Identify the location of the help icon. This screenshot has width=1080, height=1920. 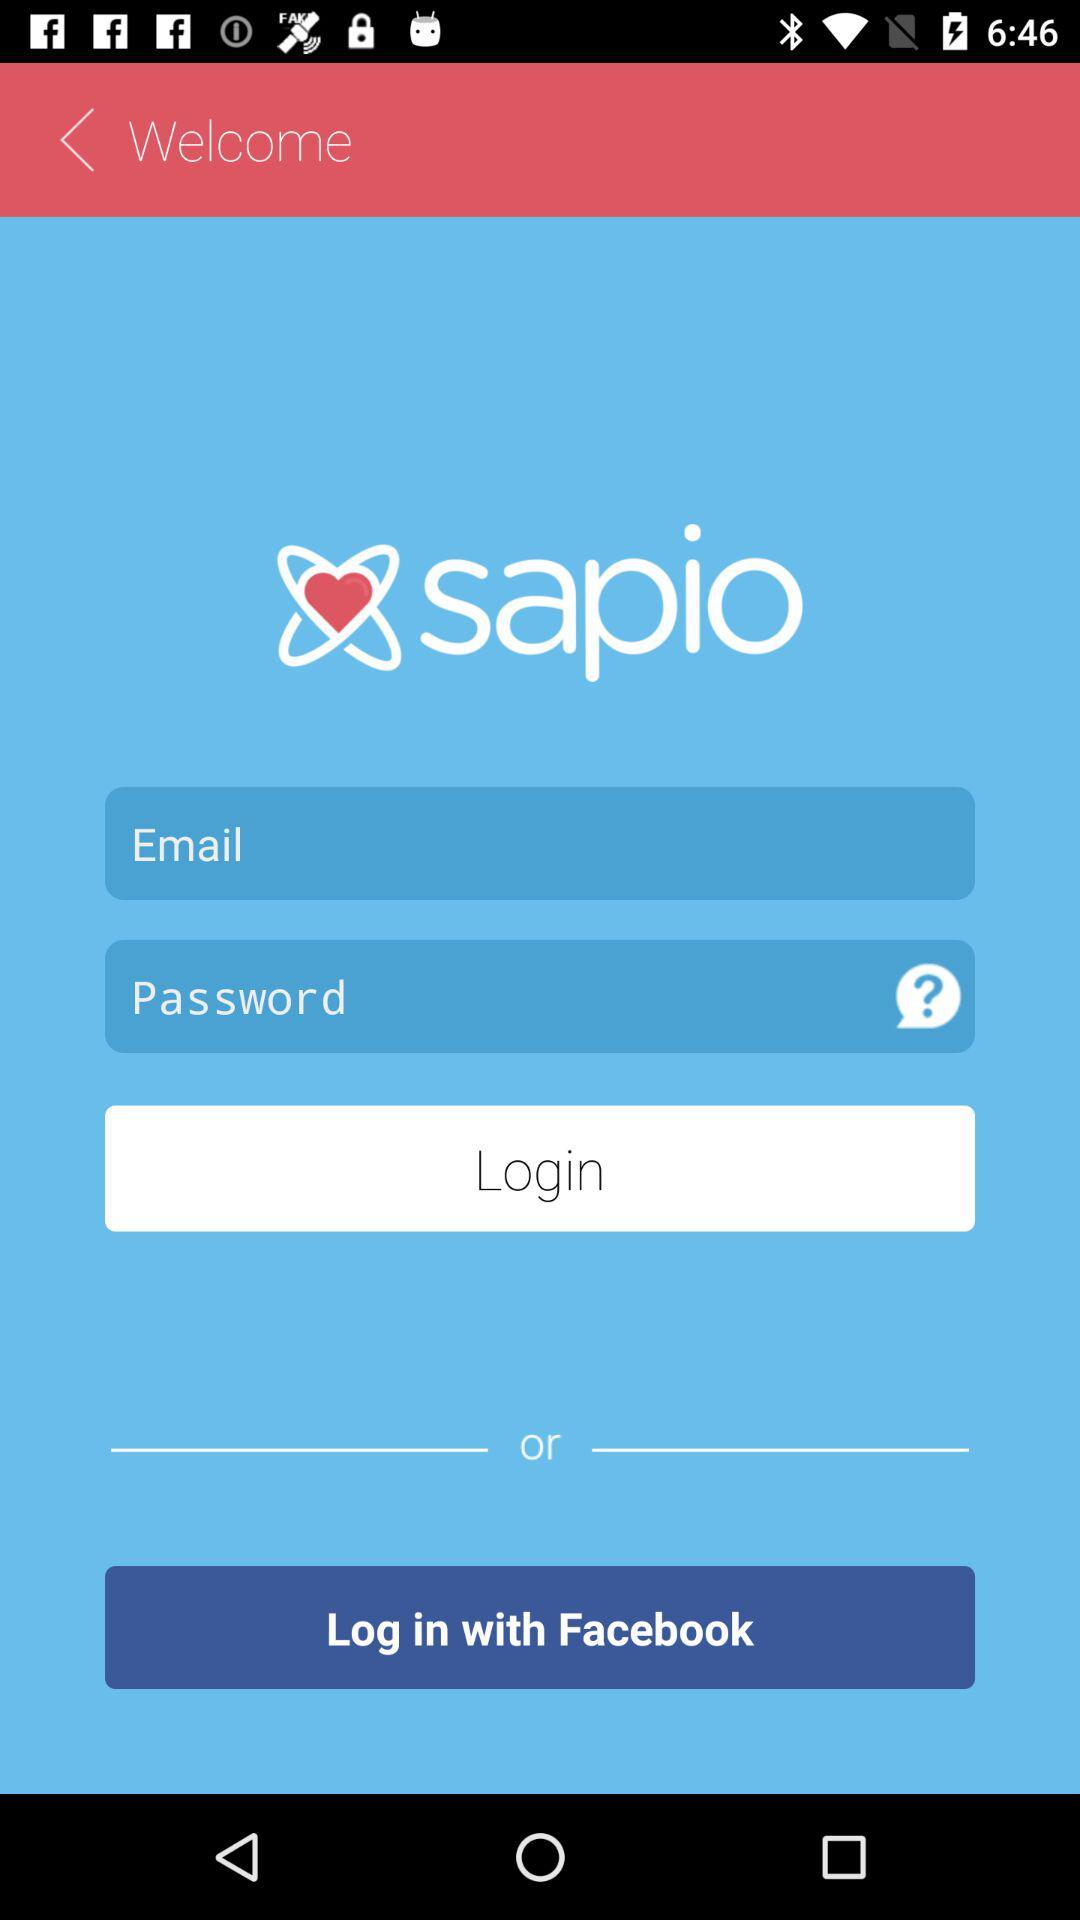
(928, 996).